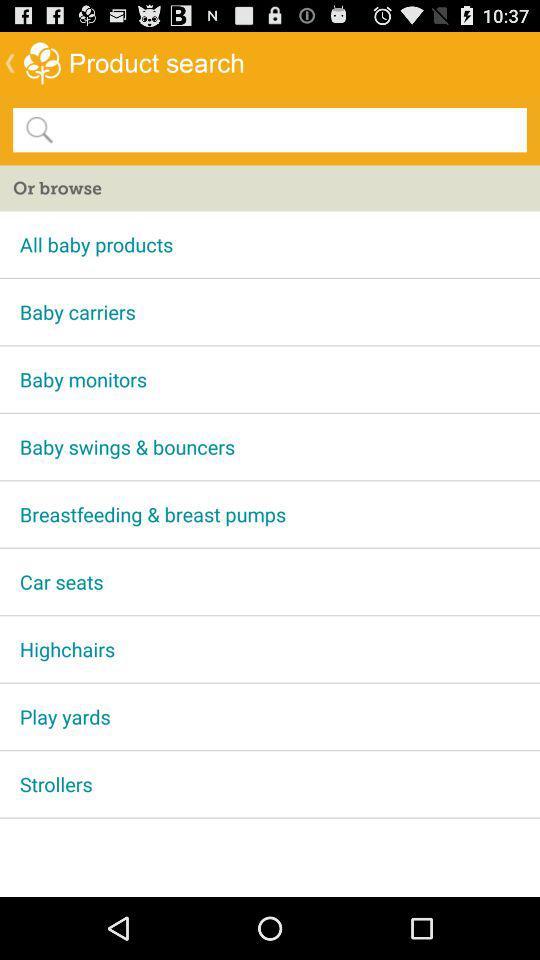 The width and height of the screenshot is (540, 960). I want to click on the all baby products app, so click(270, 243).